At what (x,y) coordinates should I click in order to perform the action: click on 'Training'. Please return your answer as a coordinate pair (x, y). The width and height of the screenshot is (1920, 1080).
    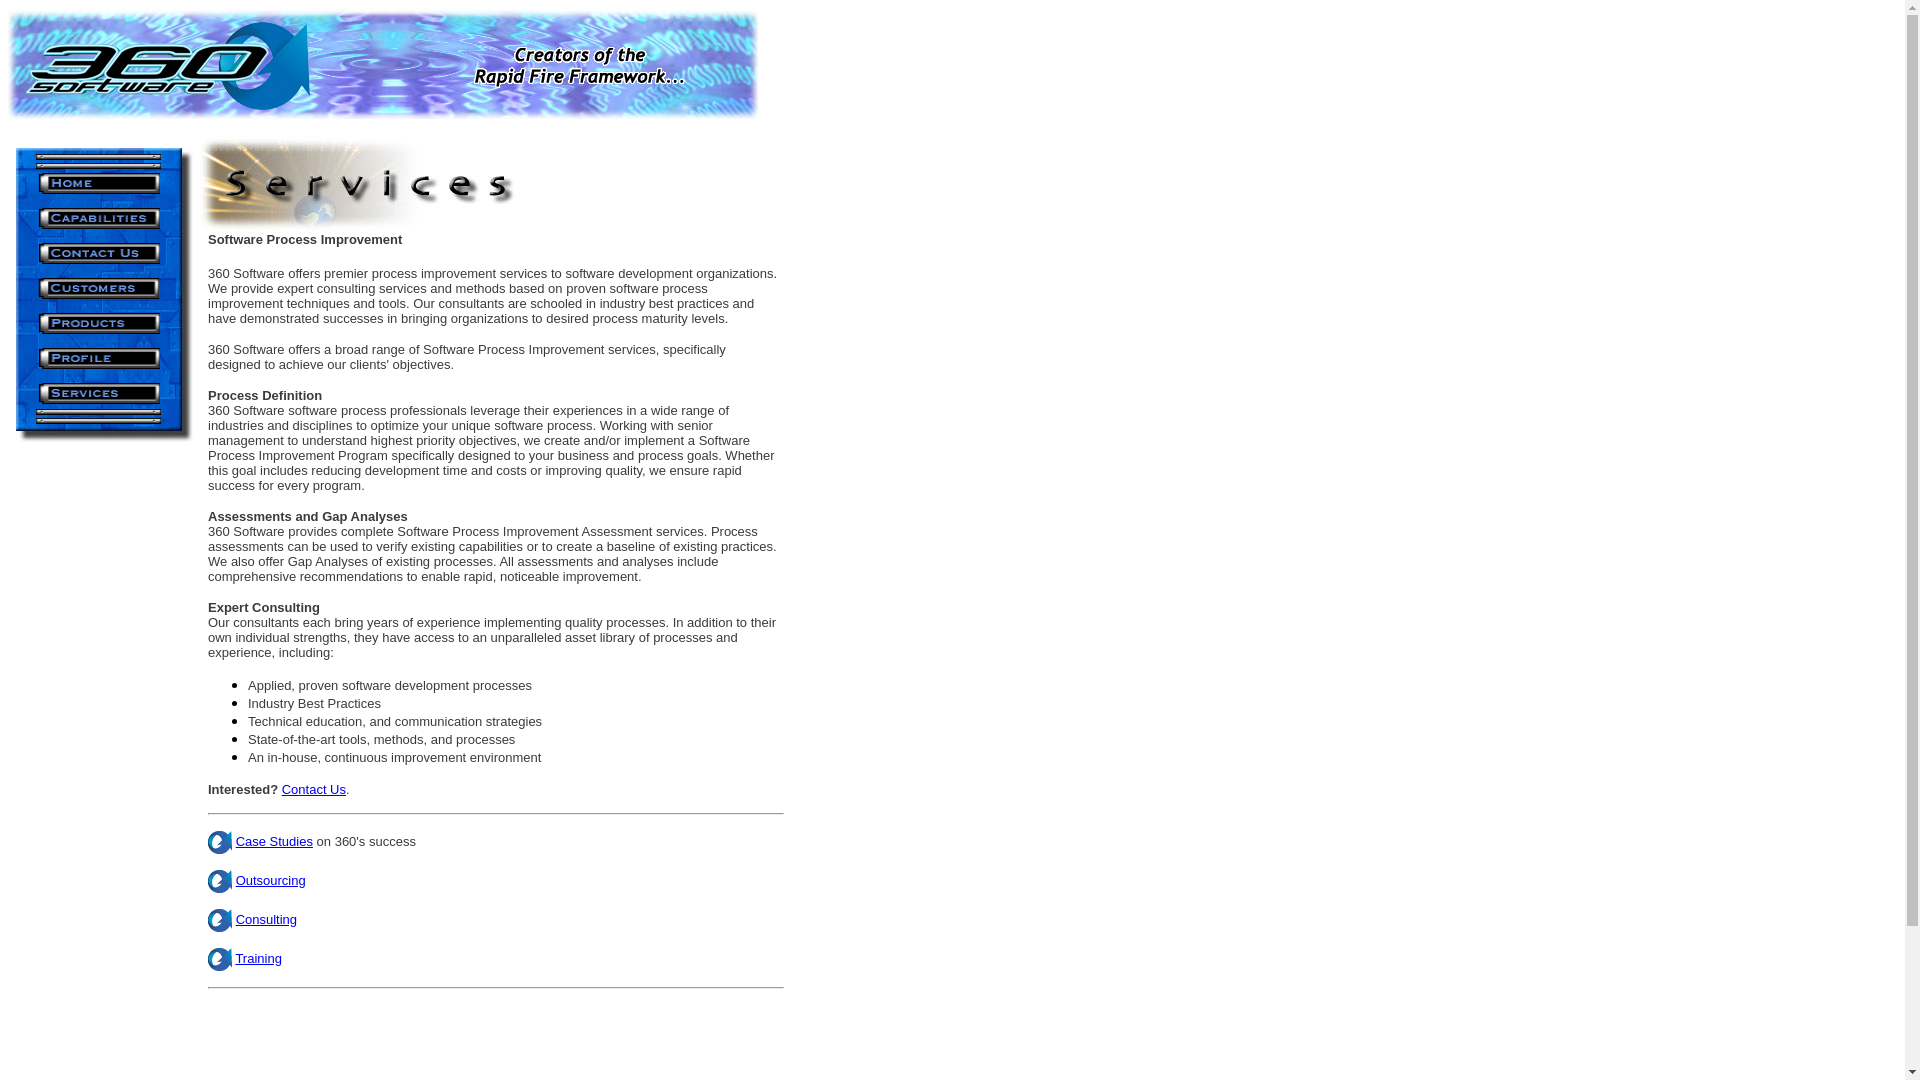
    Looking at the image, I should click on (235, 957).